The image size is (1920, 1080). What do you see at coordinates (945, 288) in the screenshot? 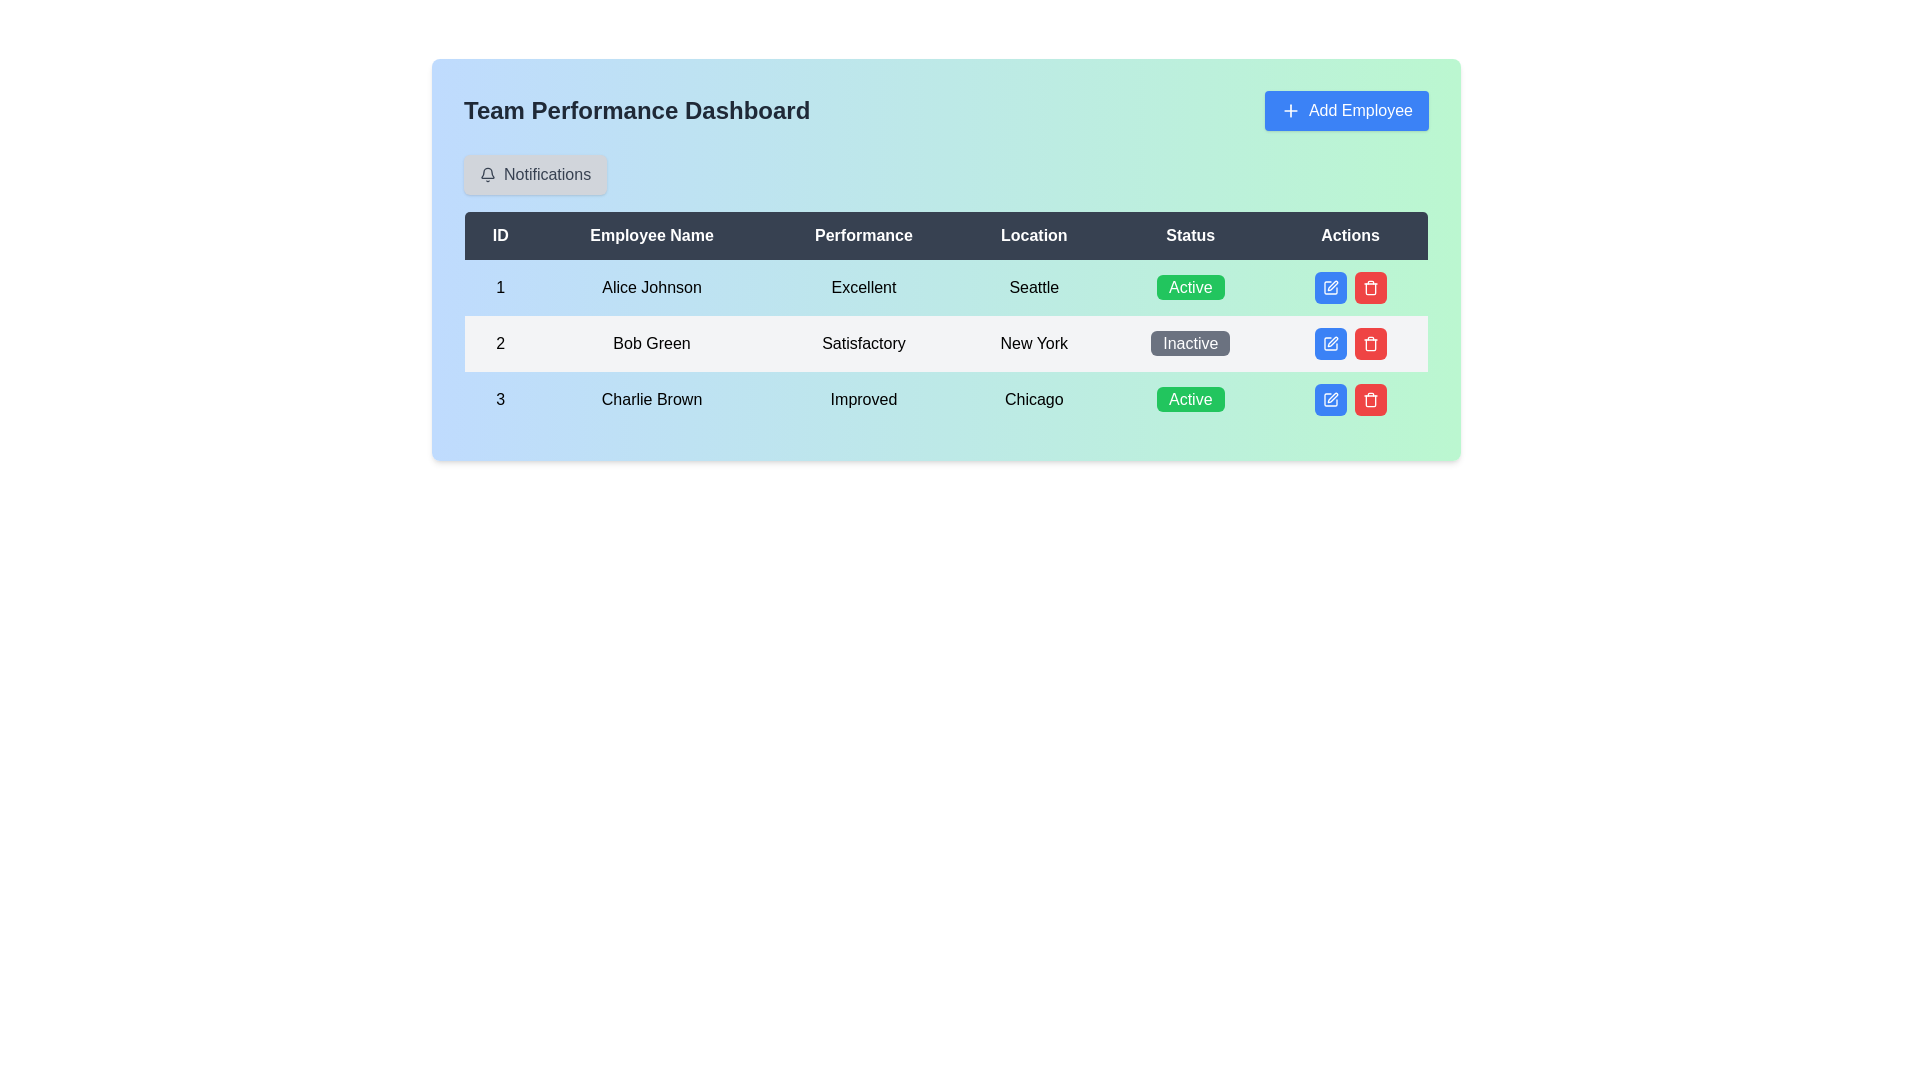
I see `displayed information in the first row of the table that contains user details for 'Alice Johnson', which includes ID, name, performance status, location, and activity state` at bounding box center [945, 288].